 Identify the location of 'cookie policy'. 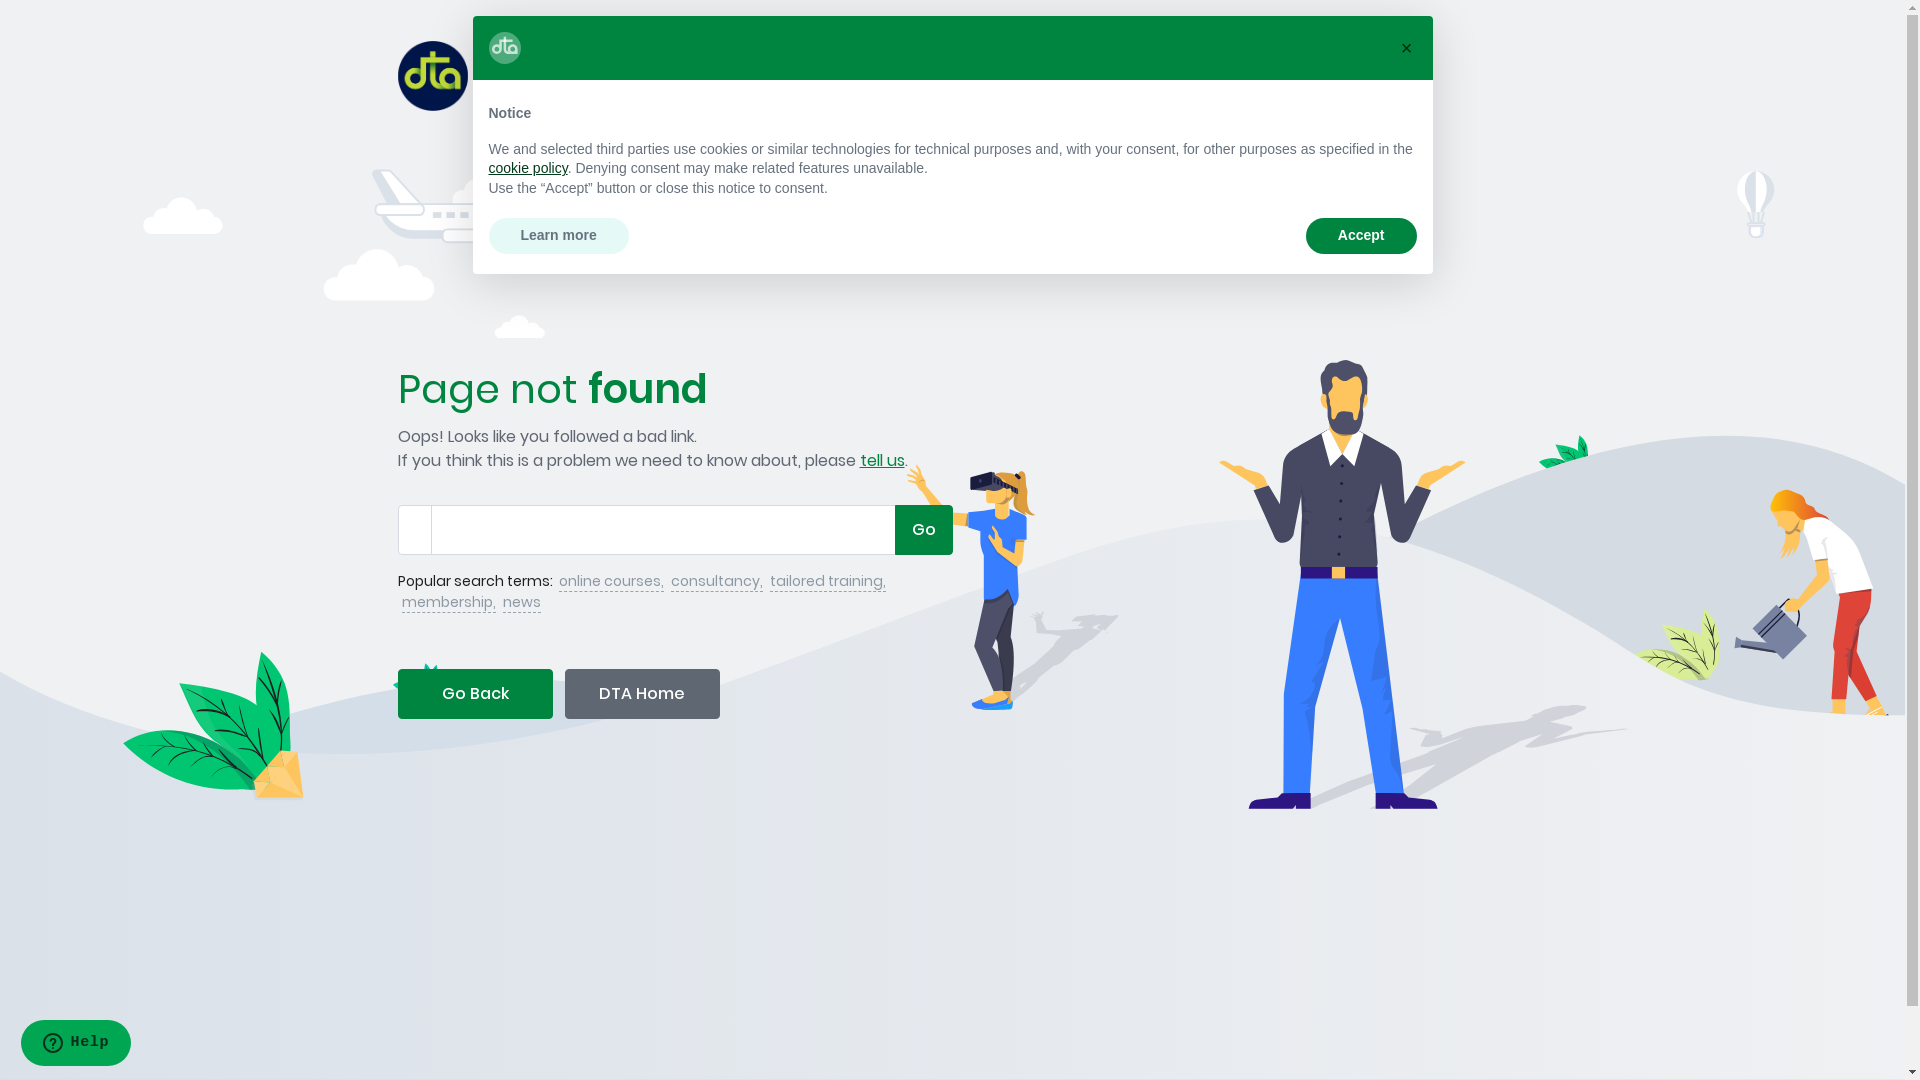
(527, 167).